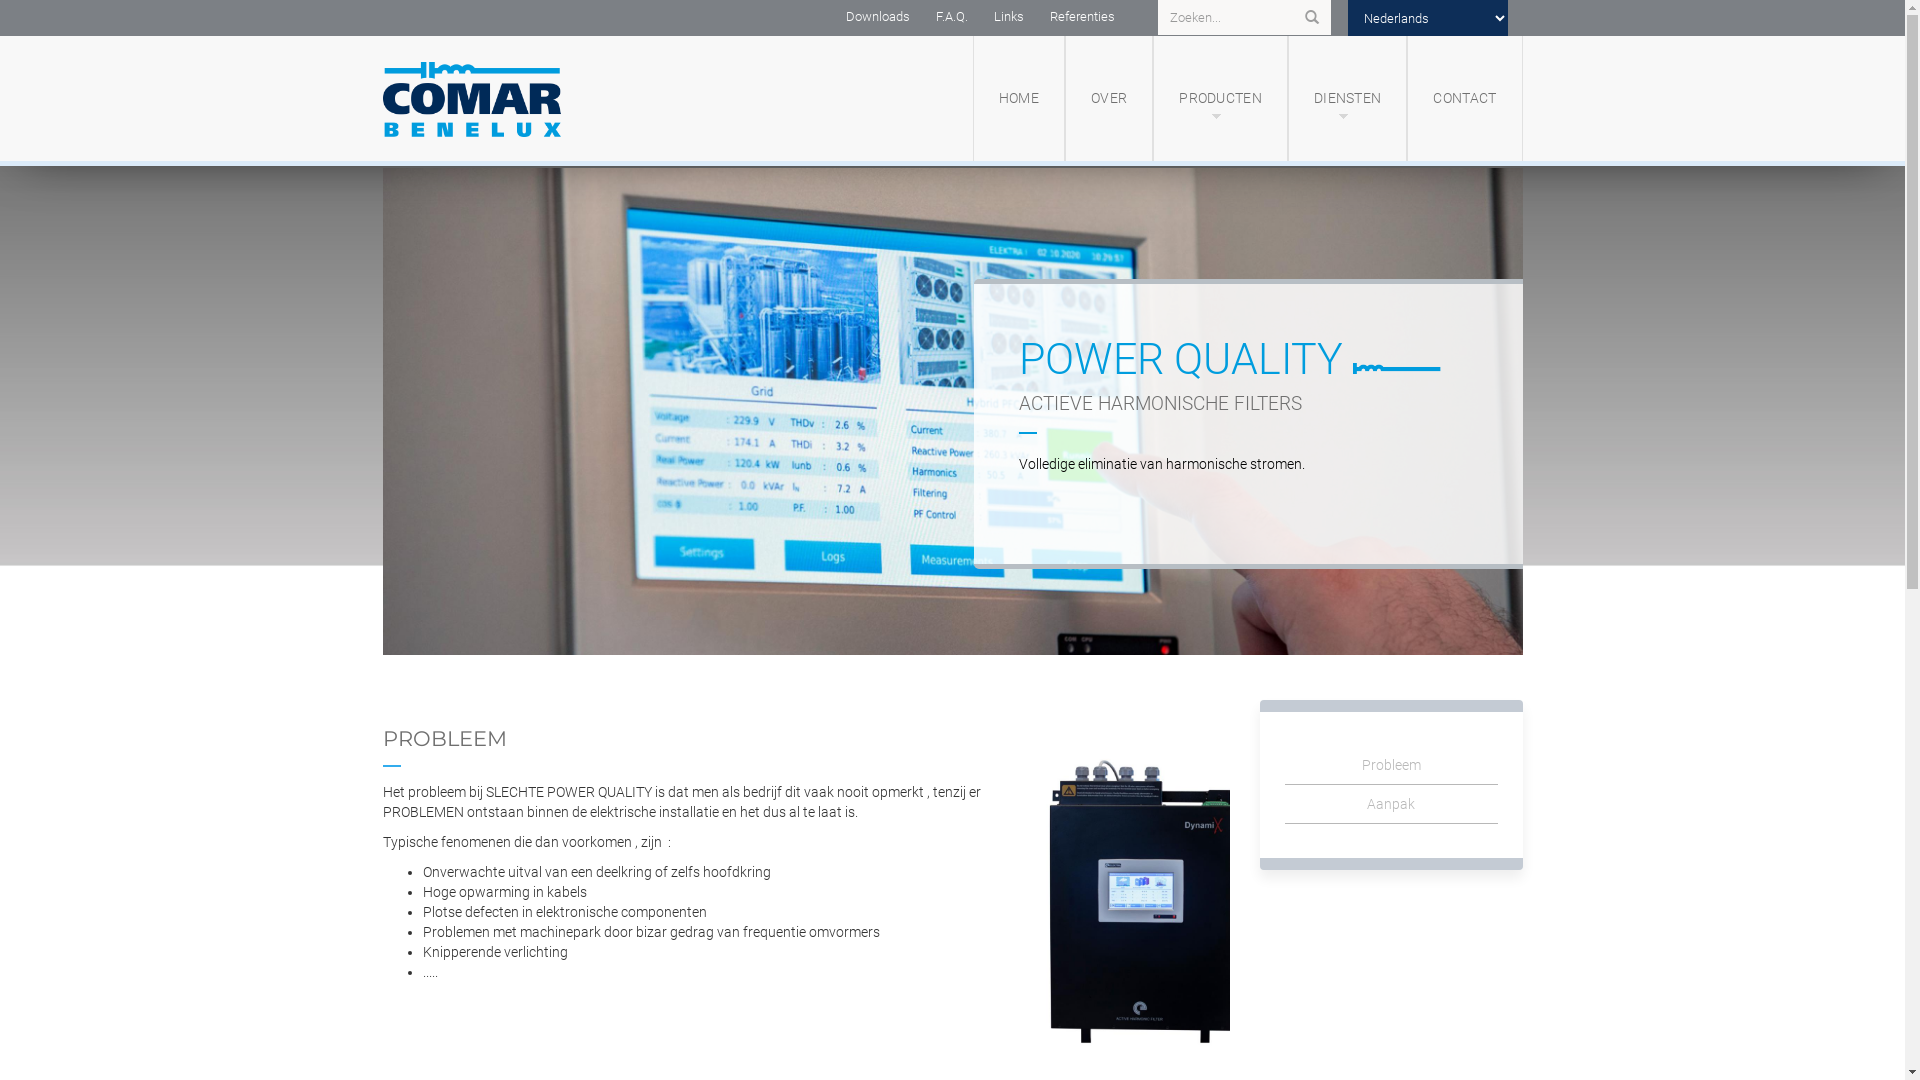 The width and height of the screenshot is (1920, 1080). I want to click on 'Links', so click(1008, 16).